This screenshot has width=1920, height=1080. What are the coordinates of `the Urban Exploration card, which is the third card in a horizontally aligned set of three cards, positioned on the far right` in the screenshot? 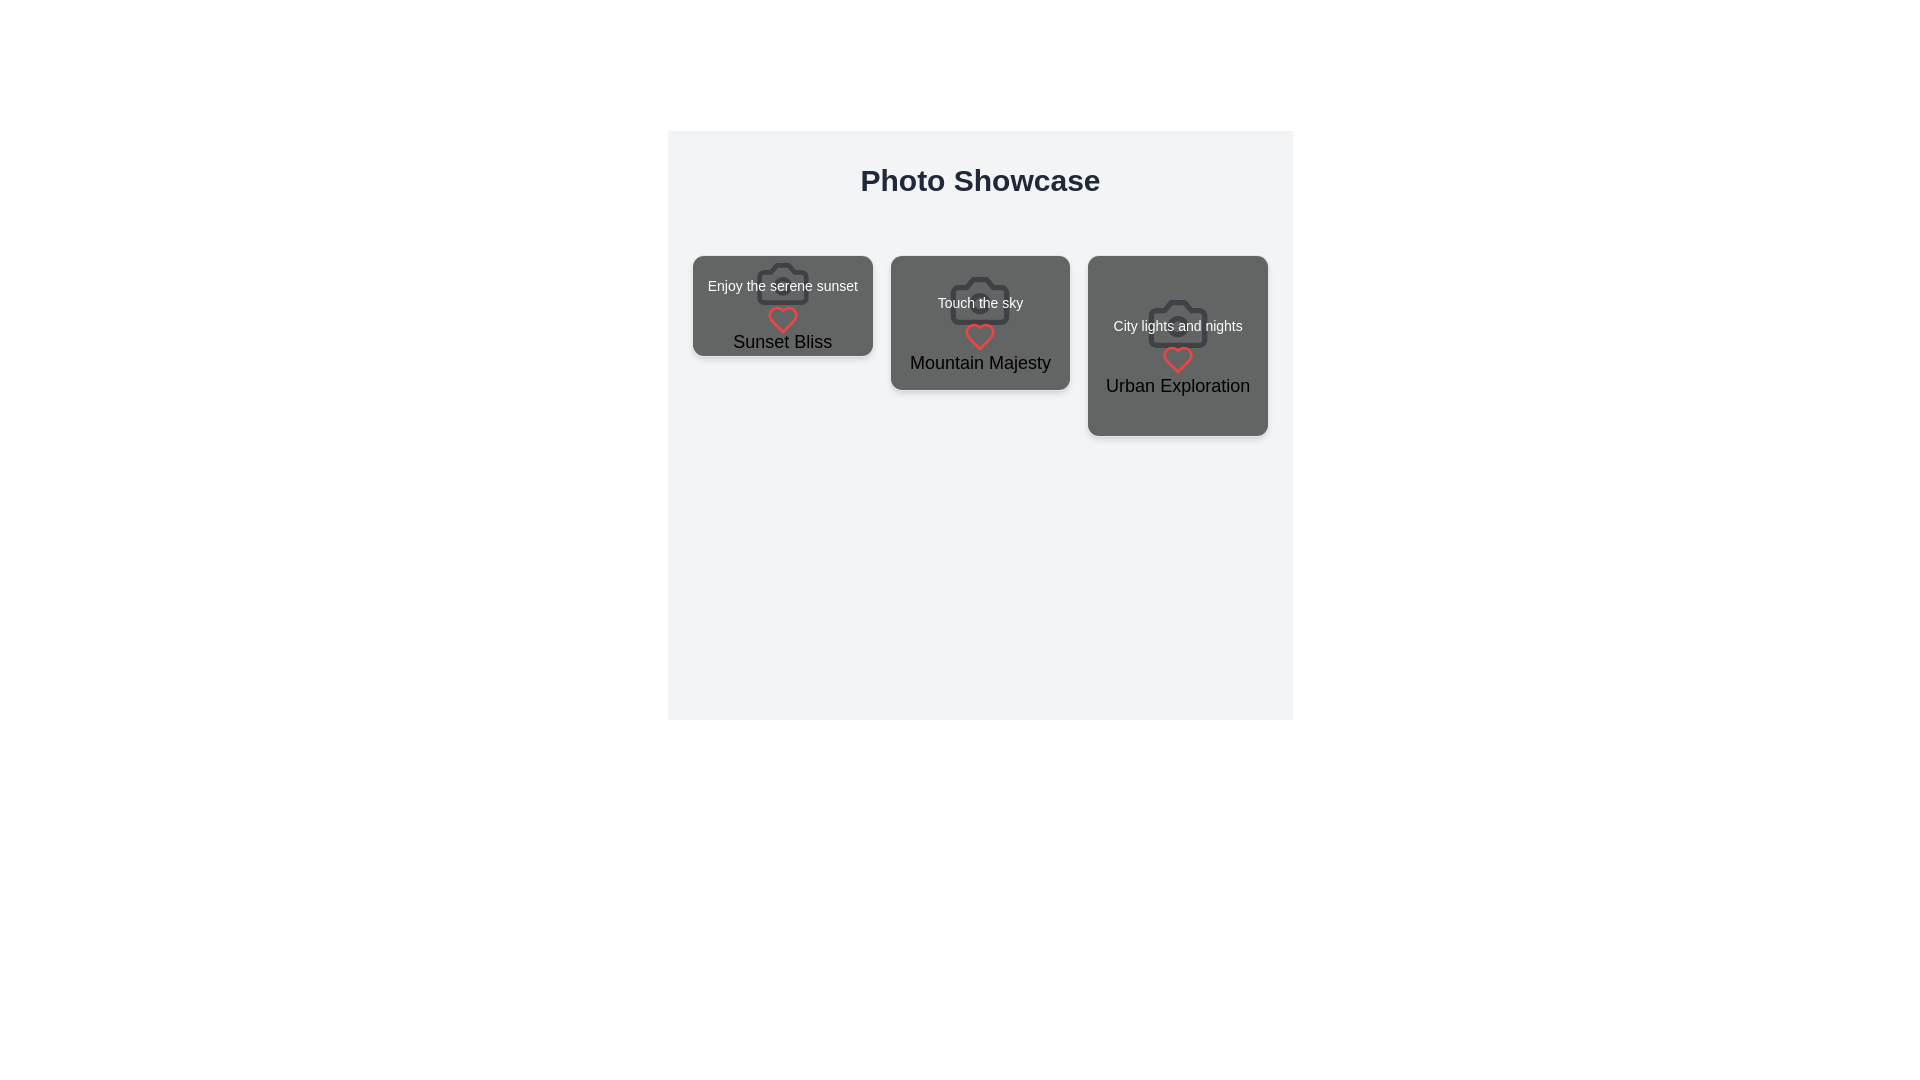 It's located at (1178, 344).